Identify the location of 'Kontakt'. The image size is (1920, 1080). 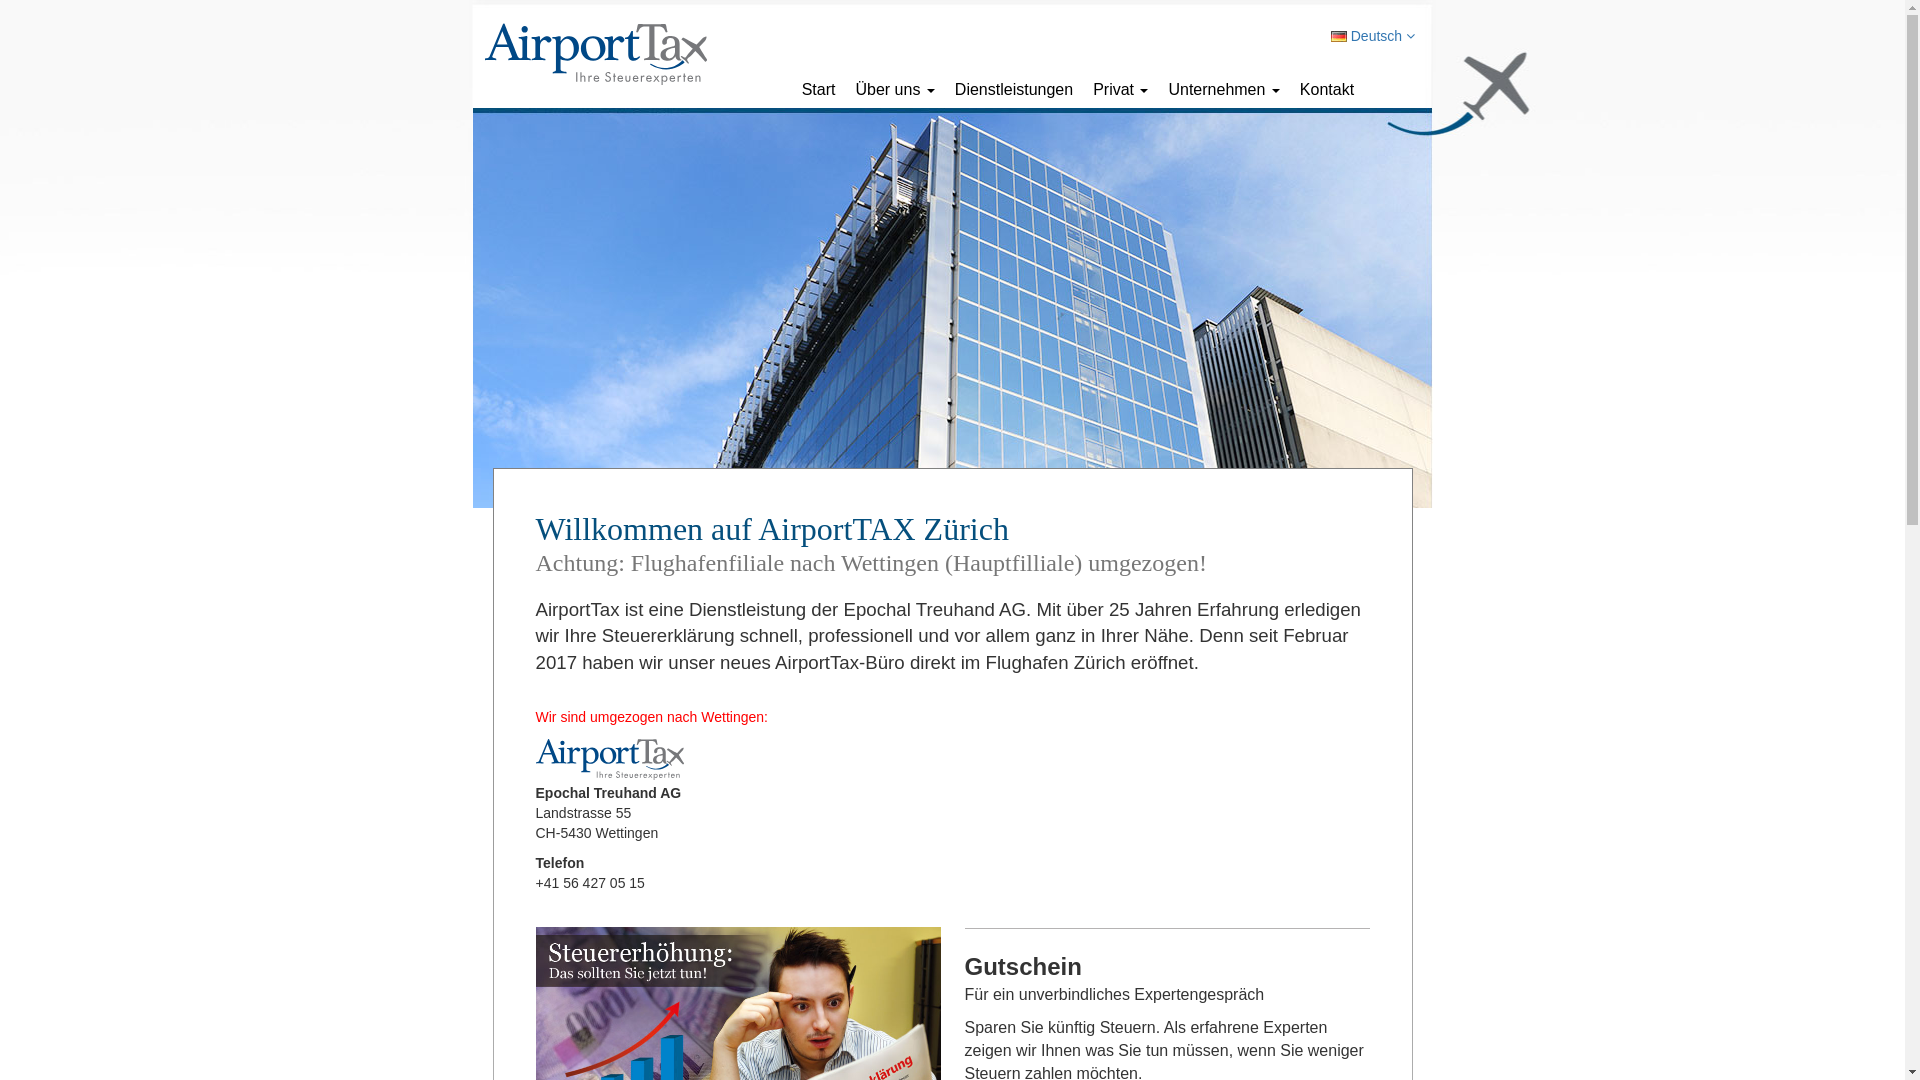
(1290, 88).